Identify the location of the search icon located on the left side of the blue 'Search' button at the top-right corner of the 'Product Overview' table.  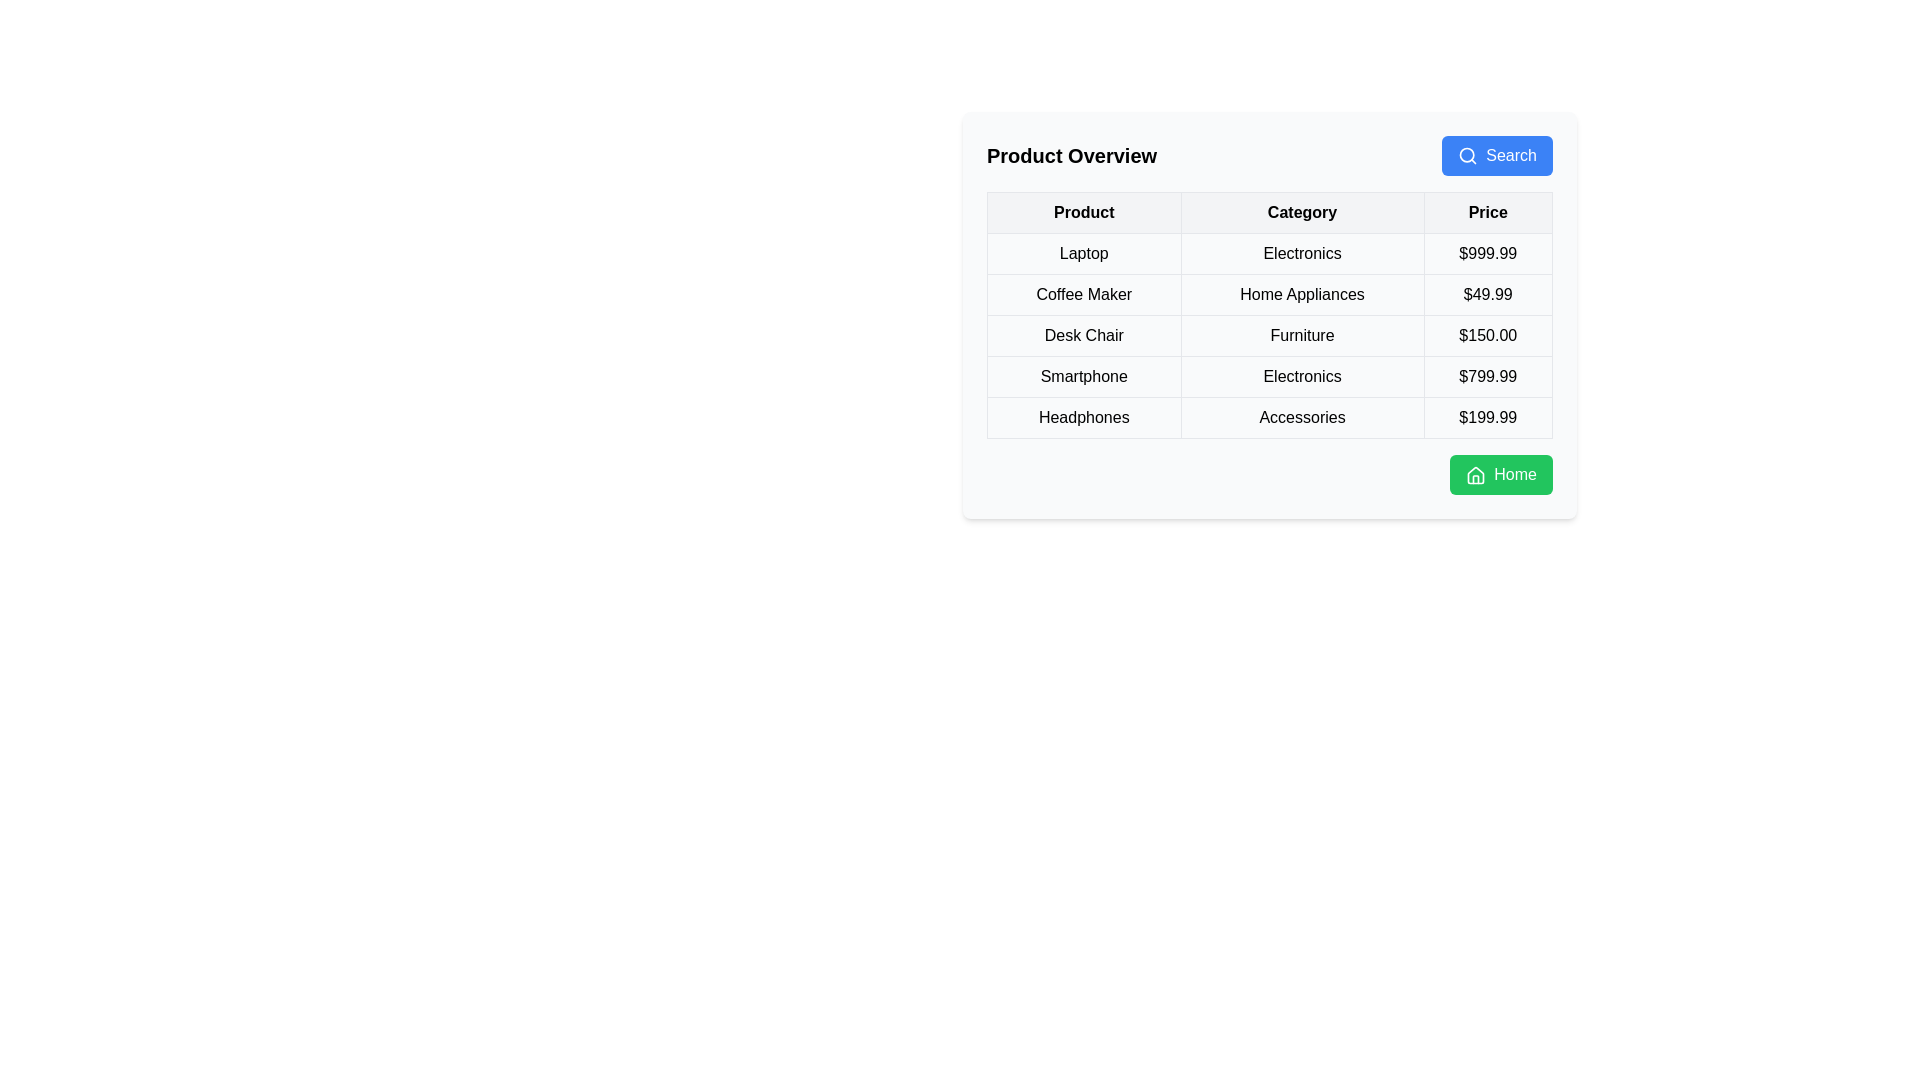
(1468, 154).